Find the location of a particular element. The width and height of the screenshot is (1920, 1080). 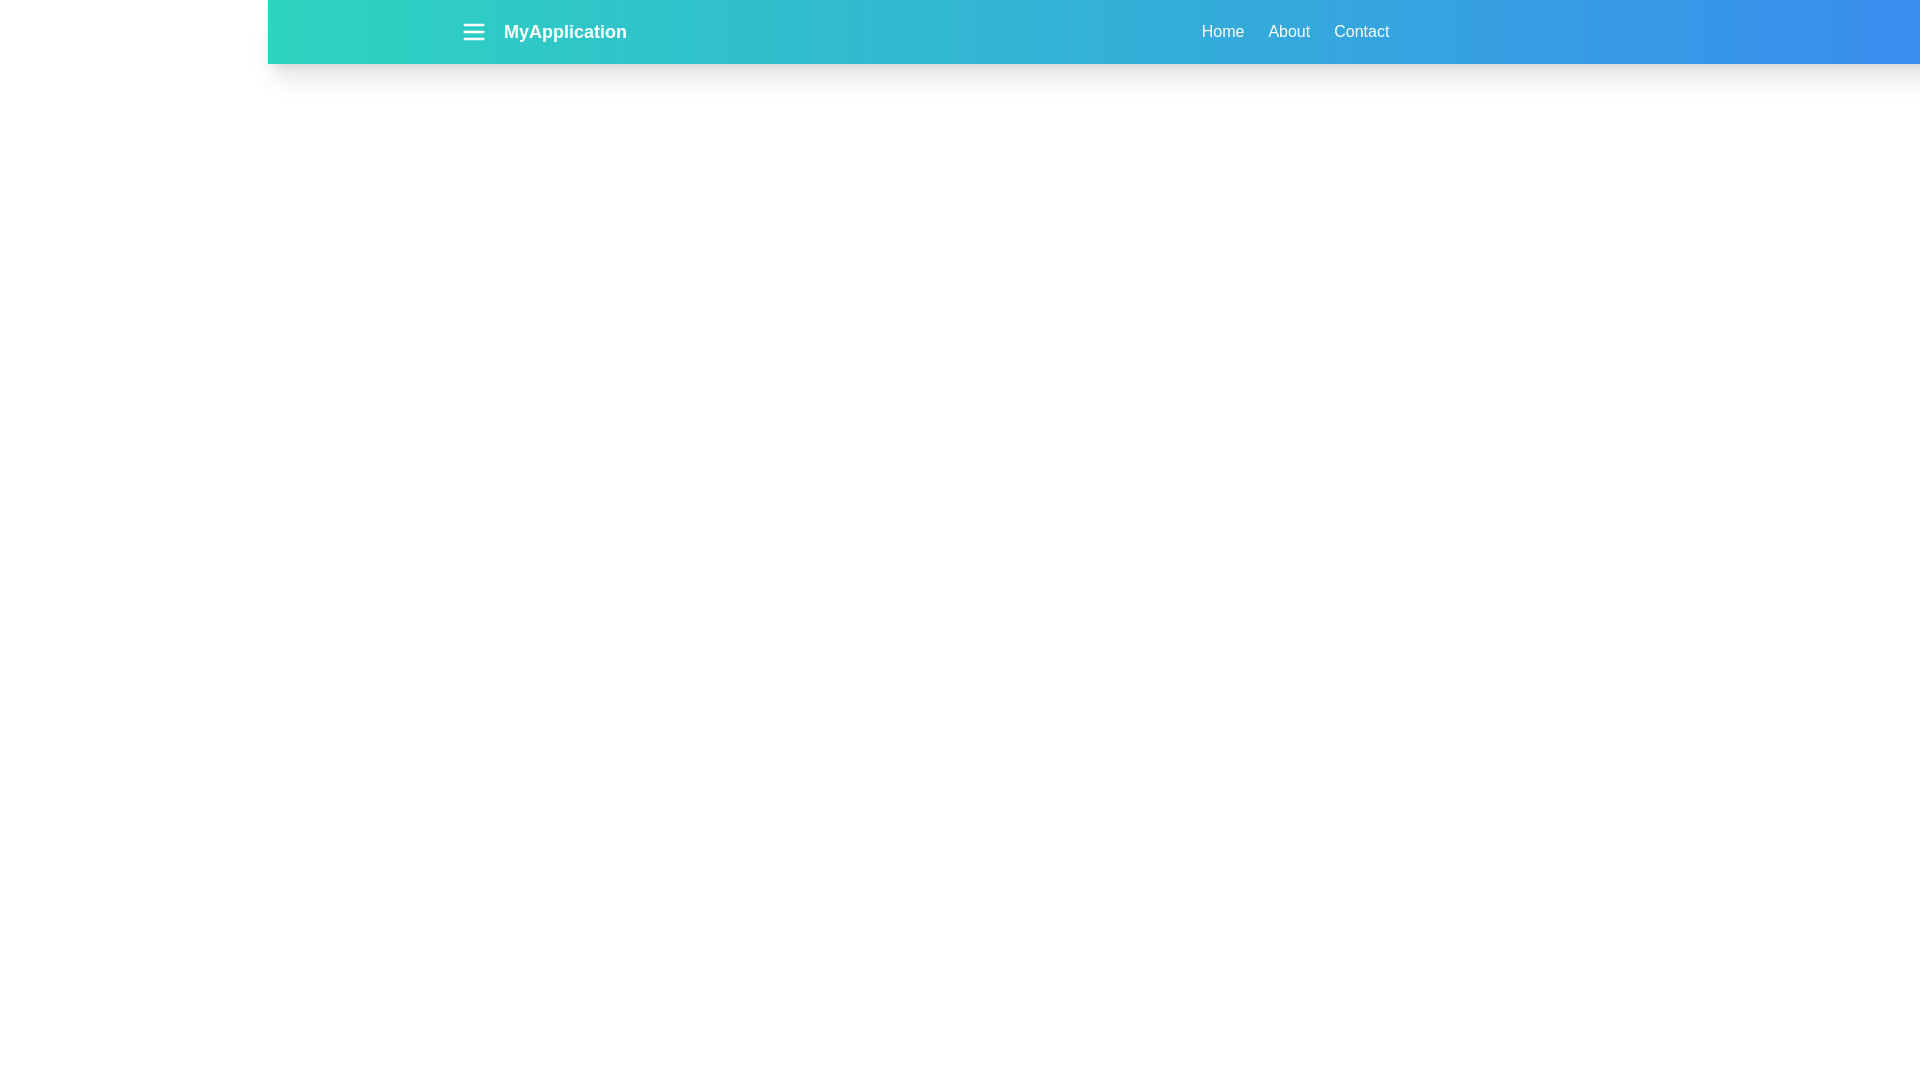

the 'About' link in the navigation bar is located at coordinates (1289, 31).